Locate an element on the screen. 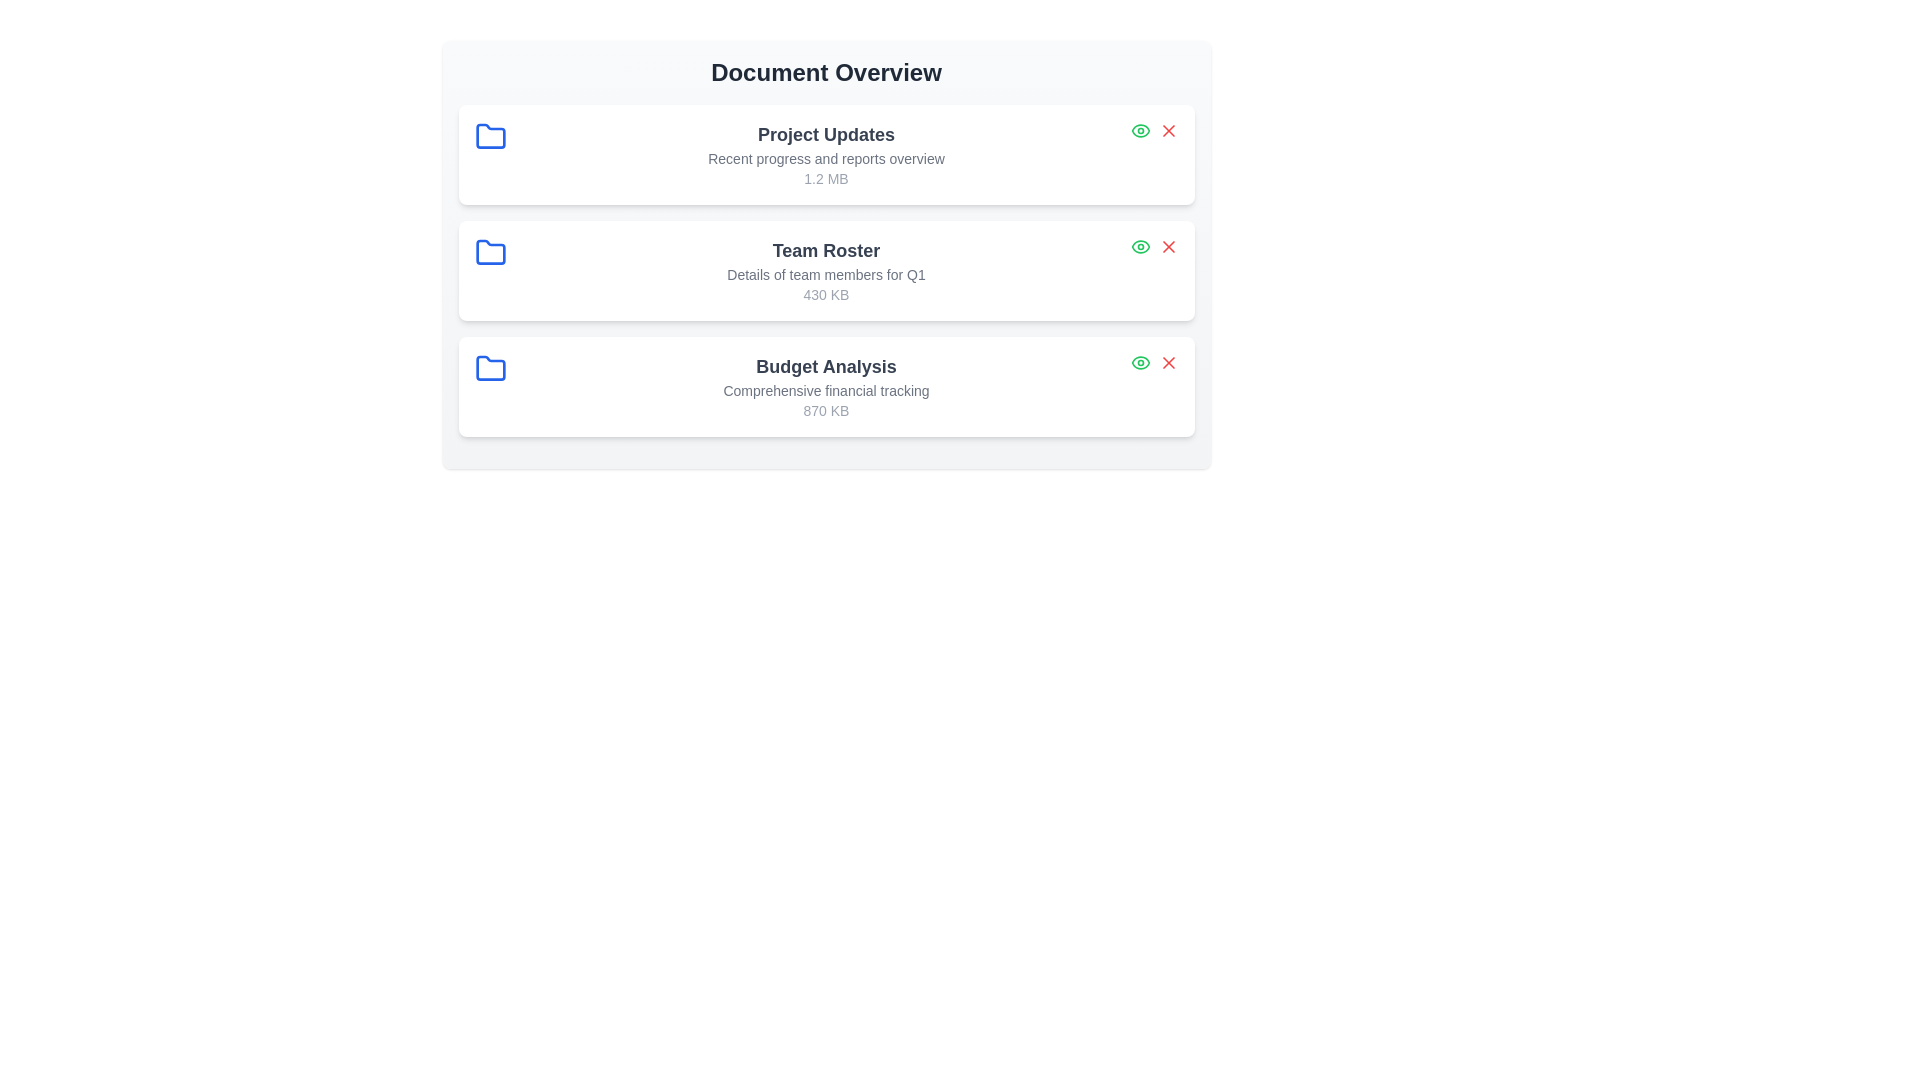 This screenshot has height=1080, width=1920. delete button for the document titled 'Project Updates' is located at coordinates (1168, 131).